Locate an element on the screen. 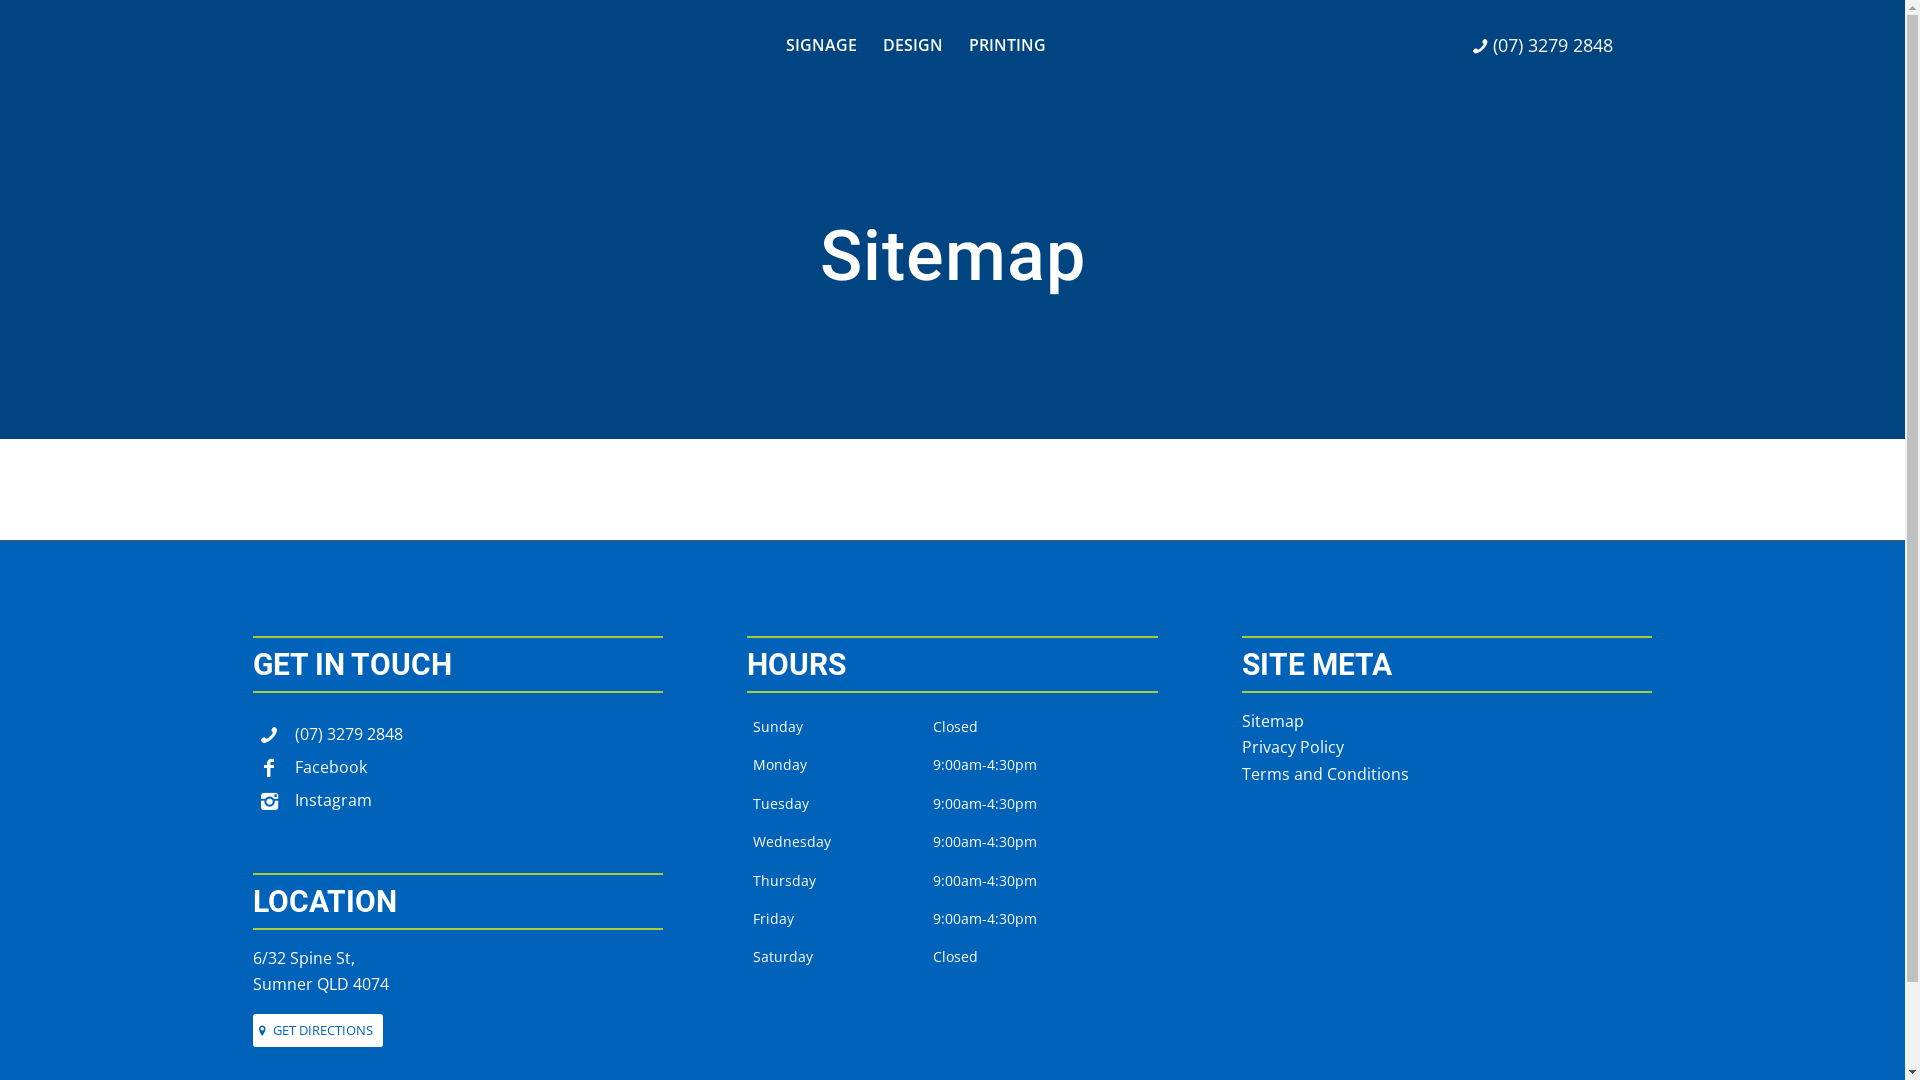 The width and height of the screenshot is (1920, 1080). 'Instagram' is located at coordinates (267, 802).